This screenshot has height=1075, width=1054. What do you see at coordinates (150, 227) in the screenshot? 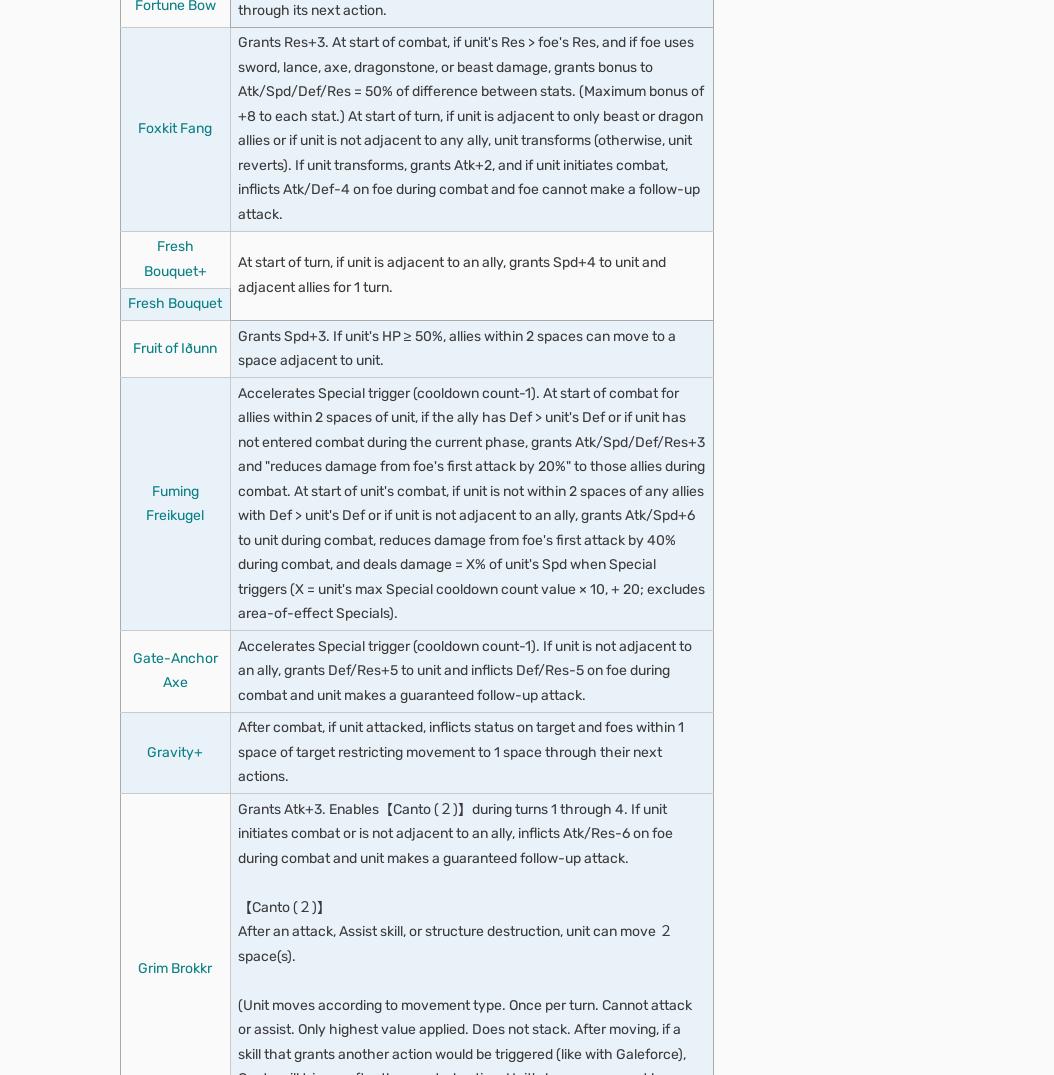
I see `'2'` at bounding box center [150, 227].